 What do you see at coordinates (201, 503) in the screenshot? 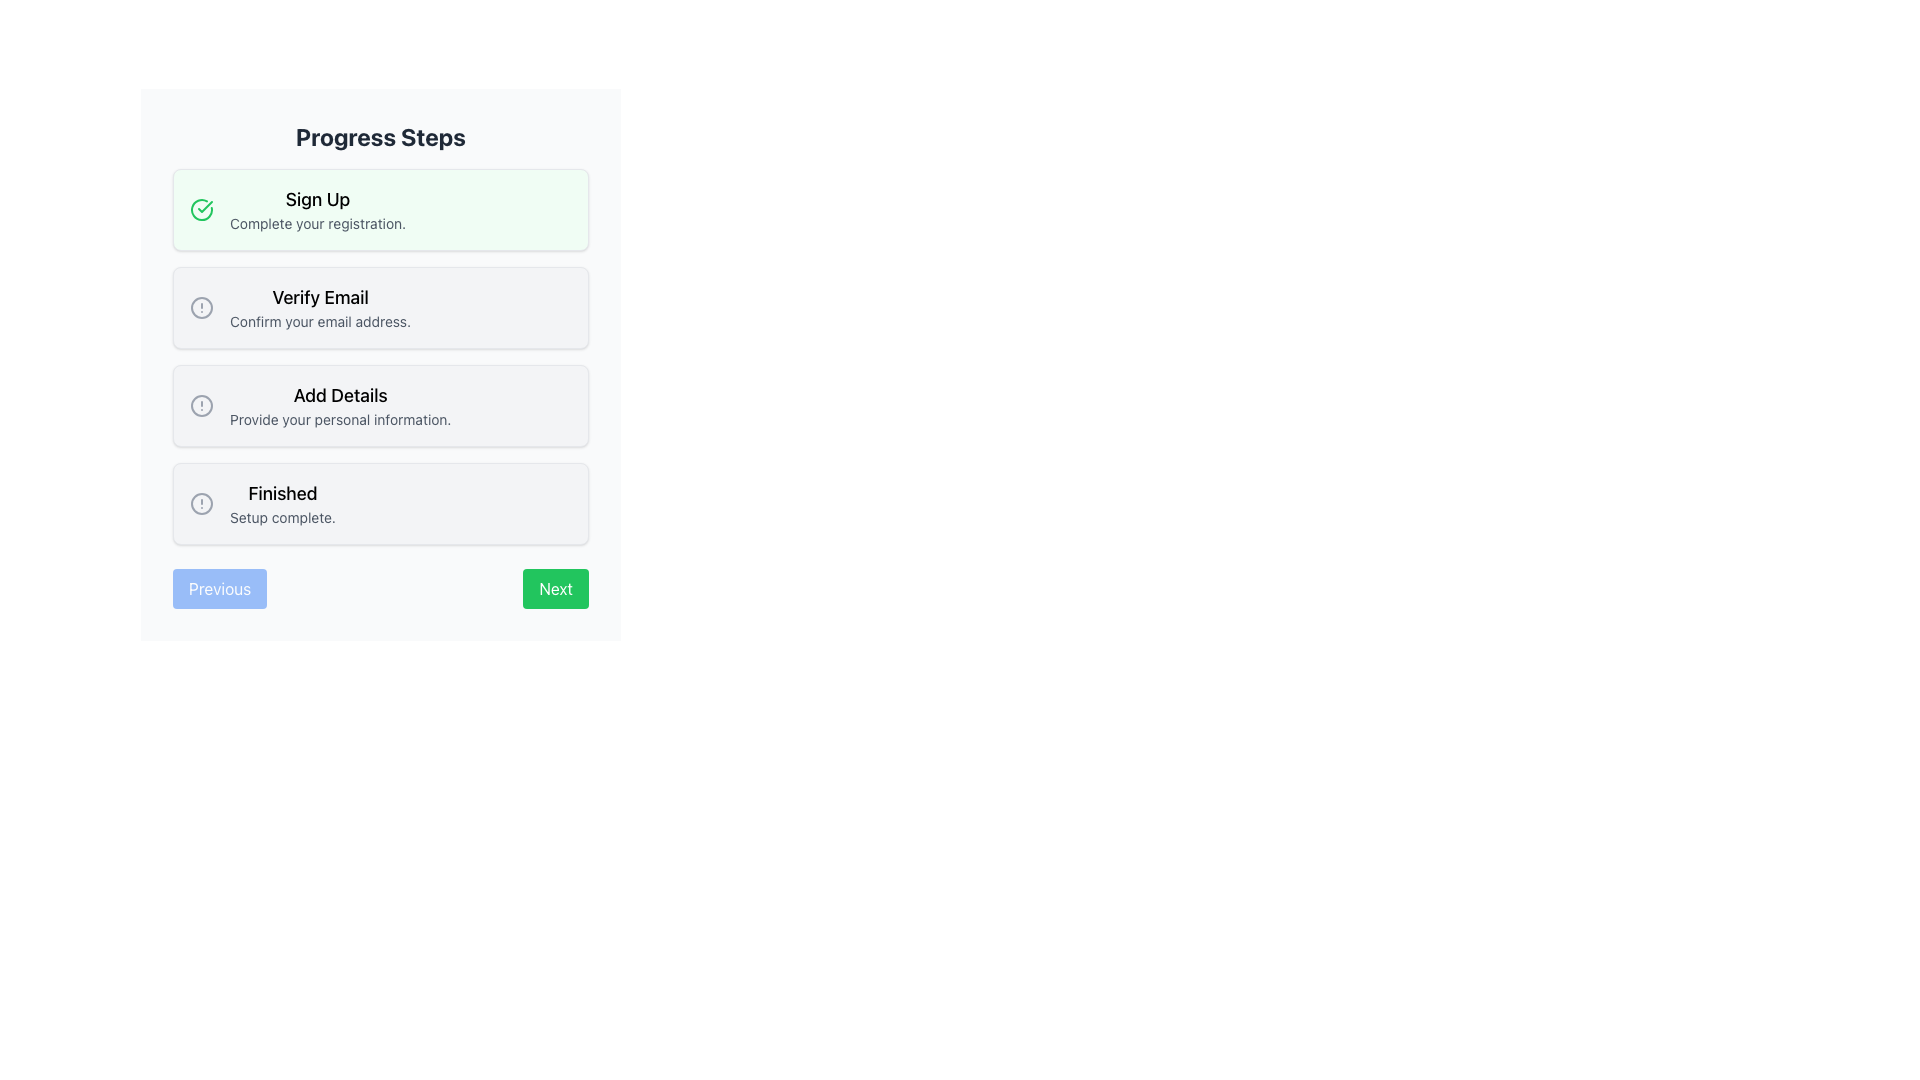
I see `the circular indicator element with a thin gray border located next to the 'Finished' step in the vertical progress list` at bounding box center [201, 503].